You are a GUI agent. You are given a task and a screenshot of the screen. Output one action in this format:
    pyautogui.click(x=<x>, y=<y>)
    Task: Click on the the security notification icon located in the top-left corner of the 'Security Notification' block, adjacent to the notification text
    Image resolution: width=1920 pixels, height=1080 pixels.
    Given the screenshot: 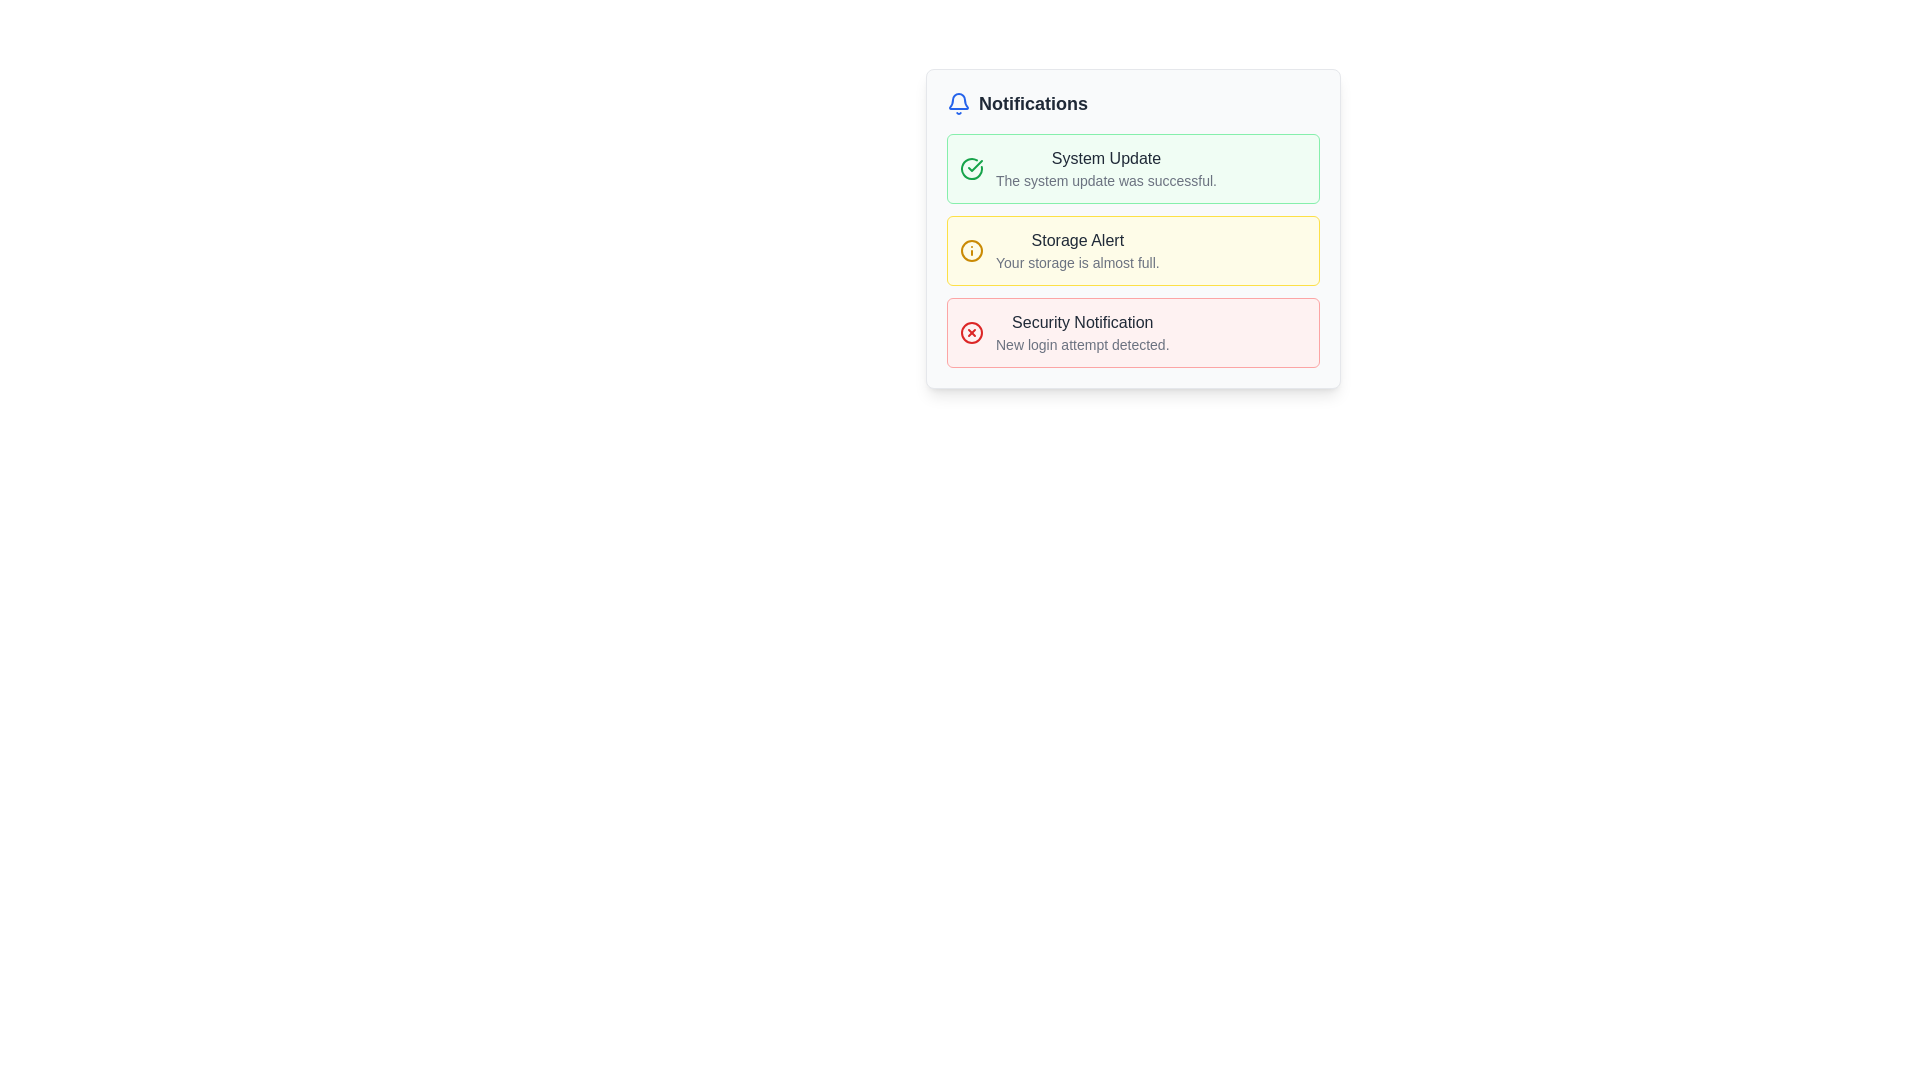 What is the action you would take?
    pyautogui.click(x=971, y=331)
    